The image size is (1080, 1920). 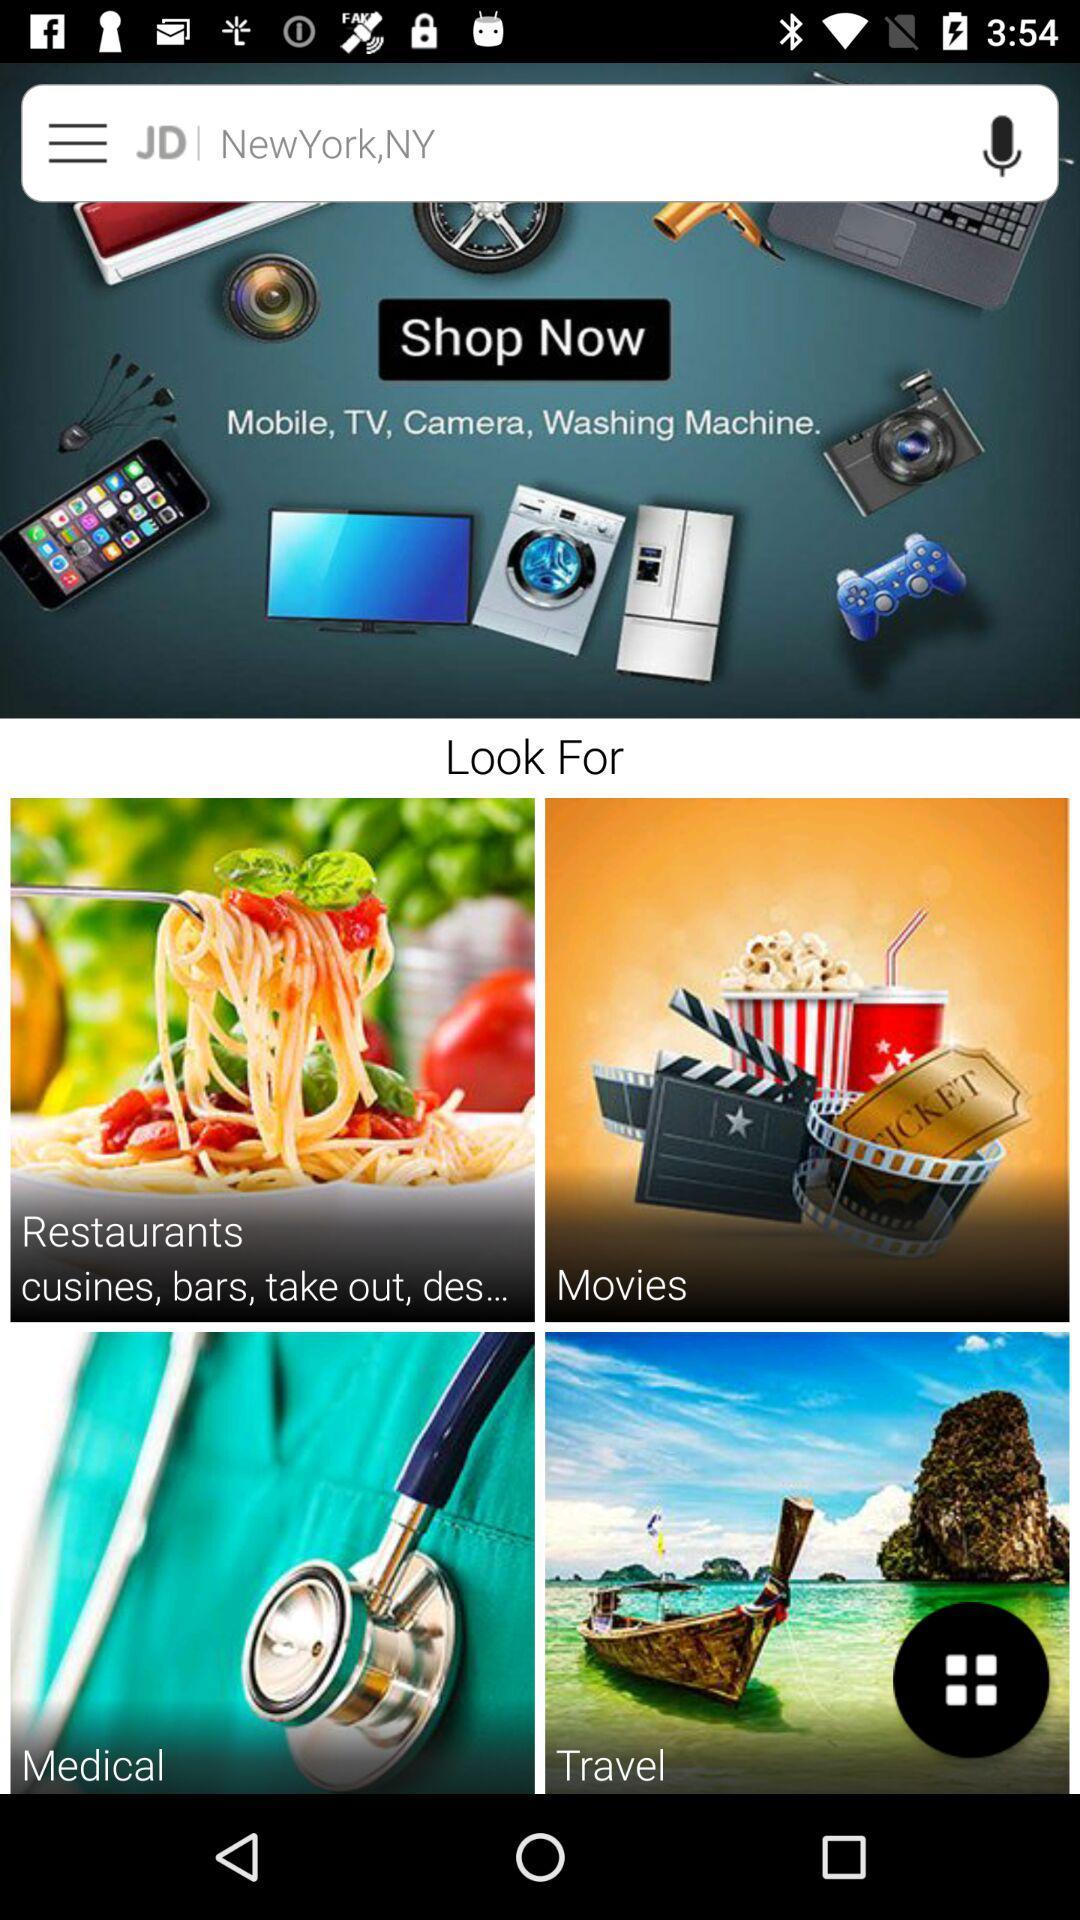 What do you see at coordinates (132, 1228) in the screenshot?
I see `the restaurants icon` at bounding box center [132, 1228].